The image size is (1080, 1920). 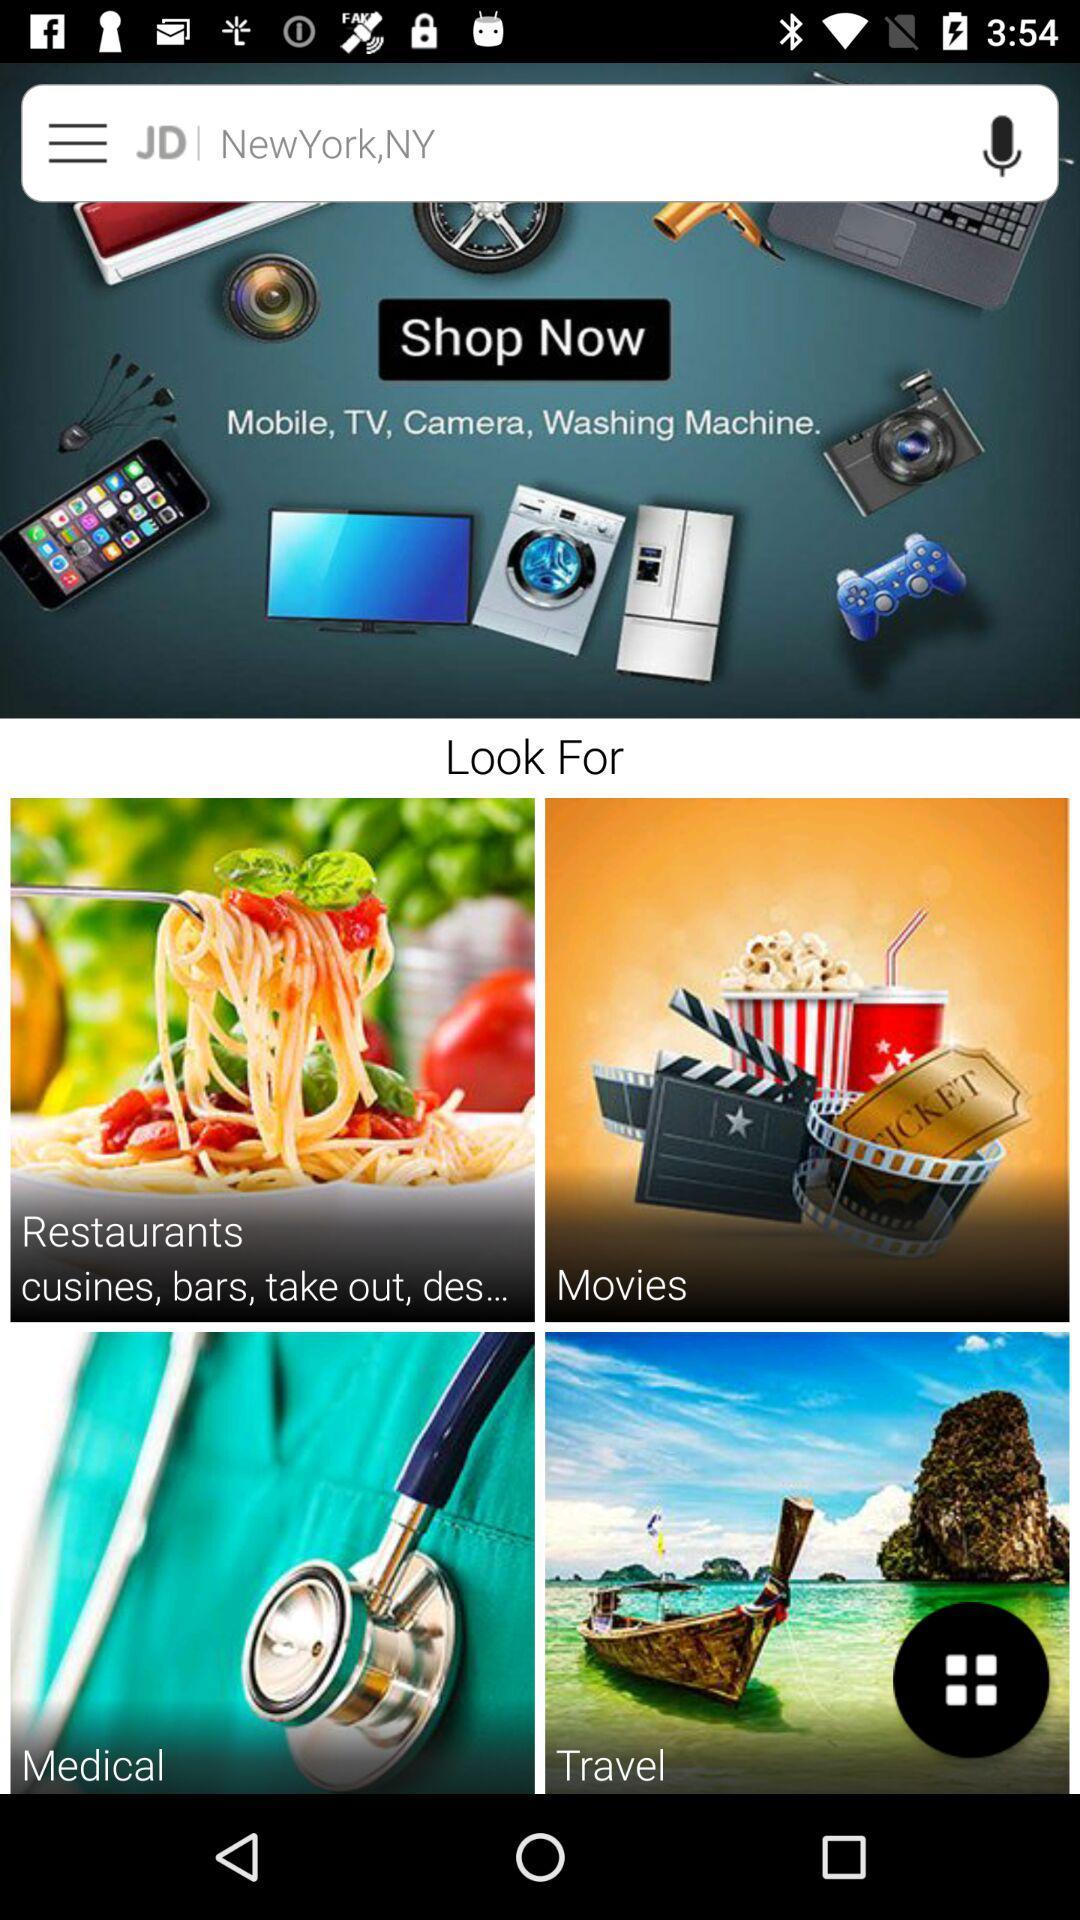 What do you see at coordinates (132, 1228) in the screenshot?
I see `the restaurants icon` at bounding box center [132, 1228].